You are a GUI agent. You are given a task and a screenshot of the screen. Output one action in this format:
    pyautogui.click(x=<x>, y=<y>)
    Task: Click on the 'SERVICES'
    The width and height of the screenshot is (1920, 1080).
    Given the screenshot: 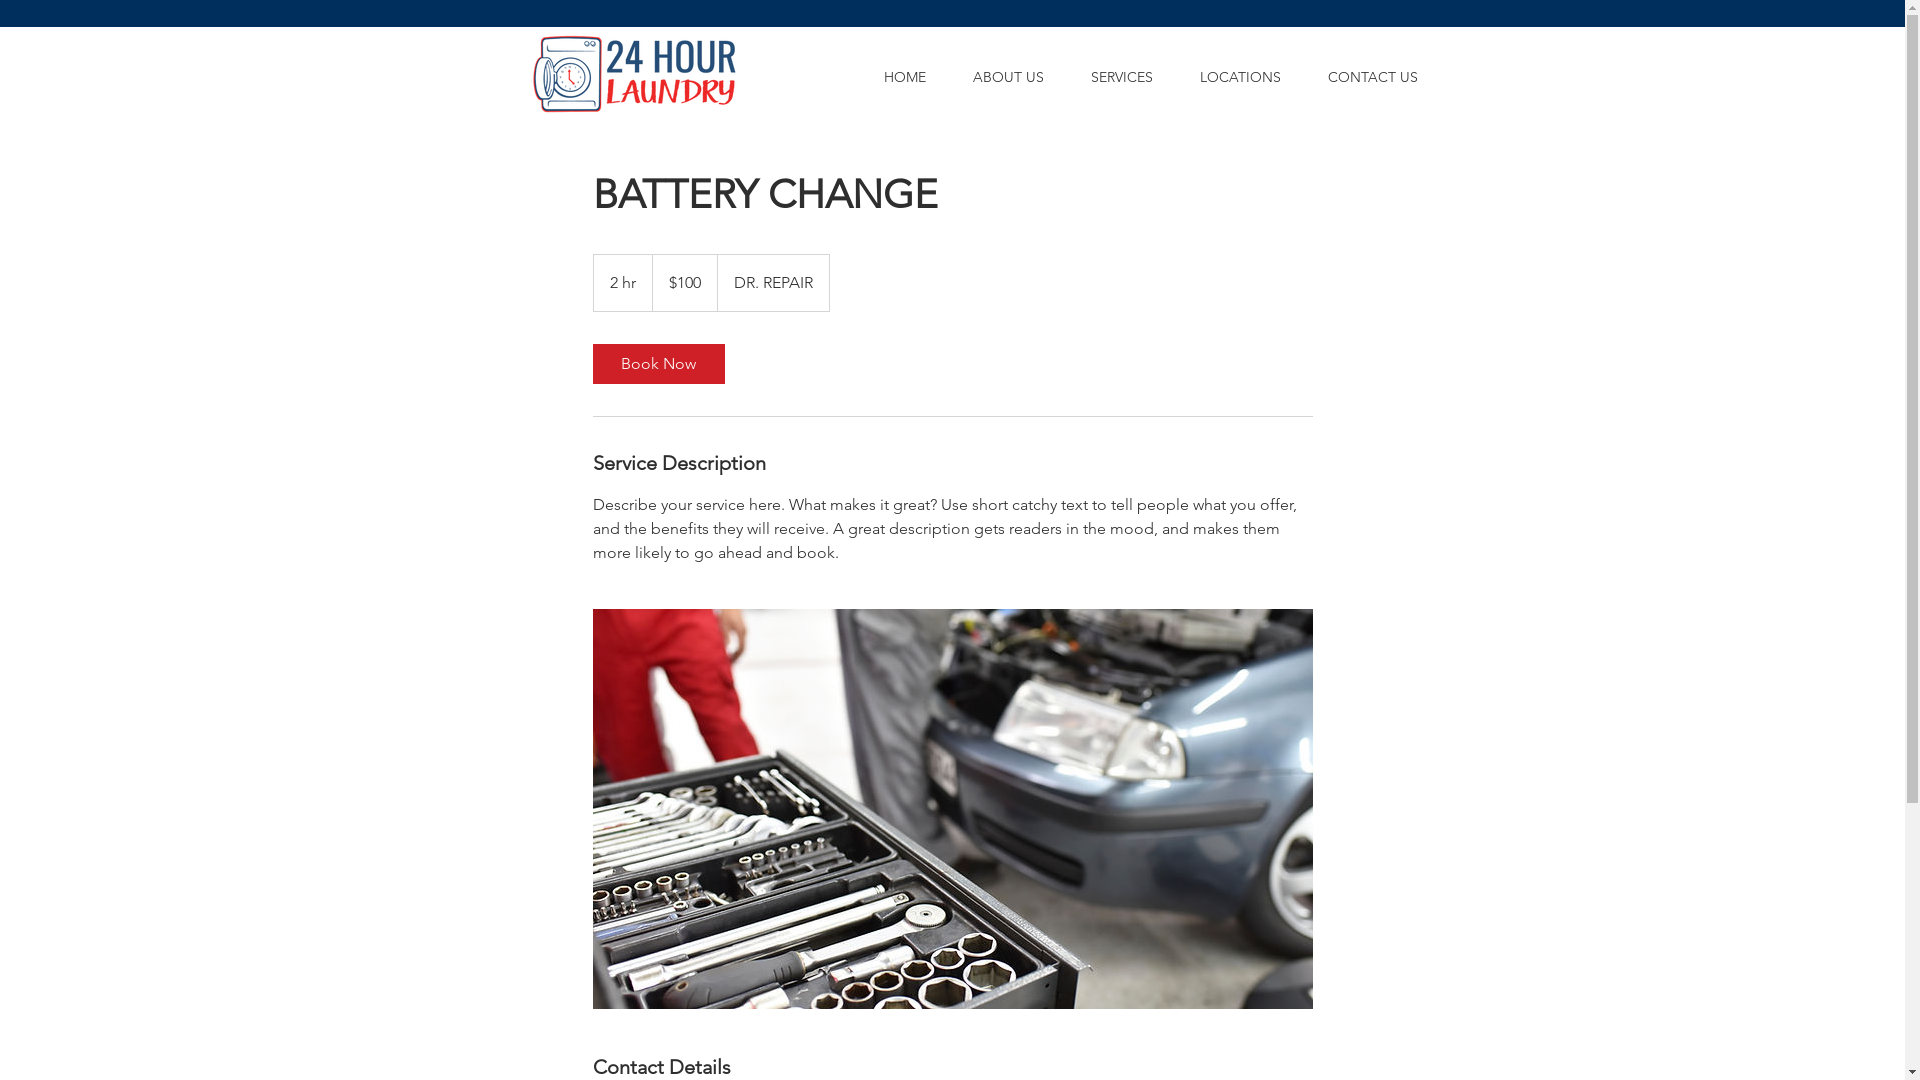 What is the action you would take?
    pyautogui.click(x=1122, y=76)
    